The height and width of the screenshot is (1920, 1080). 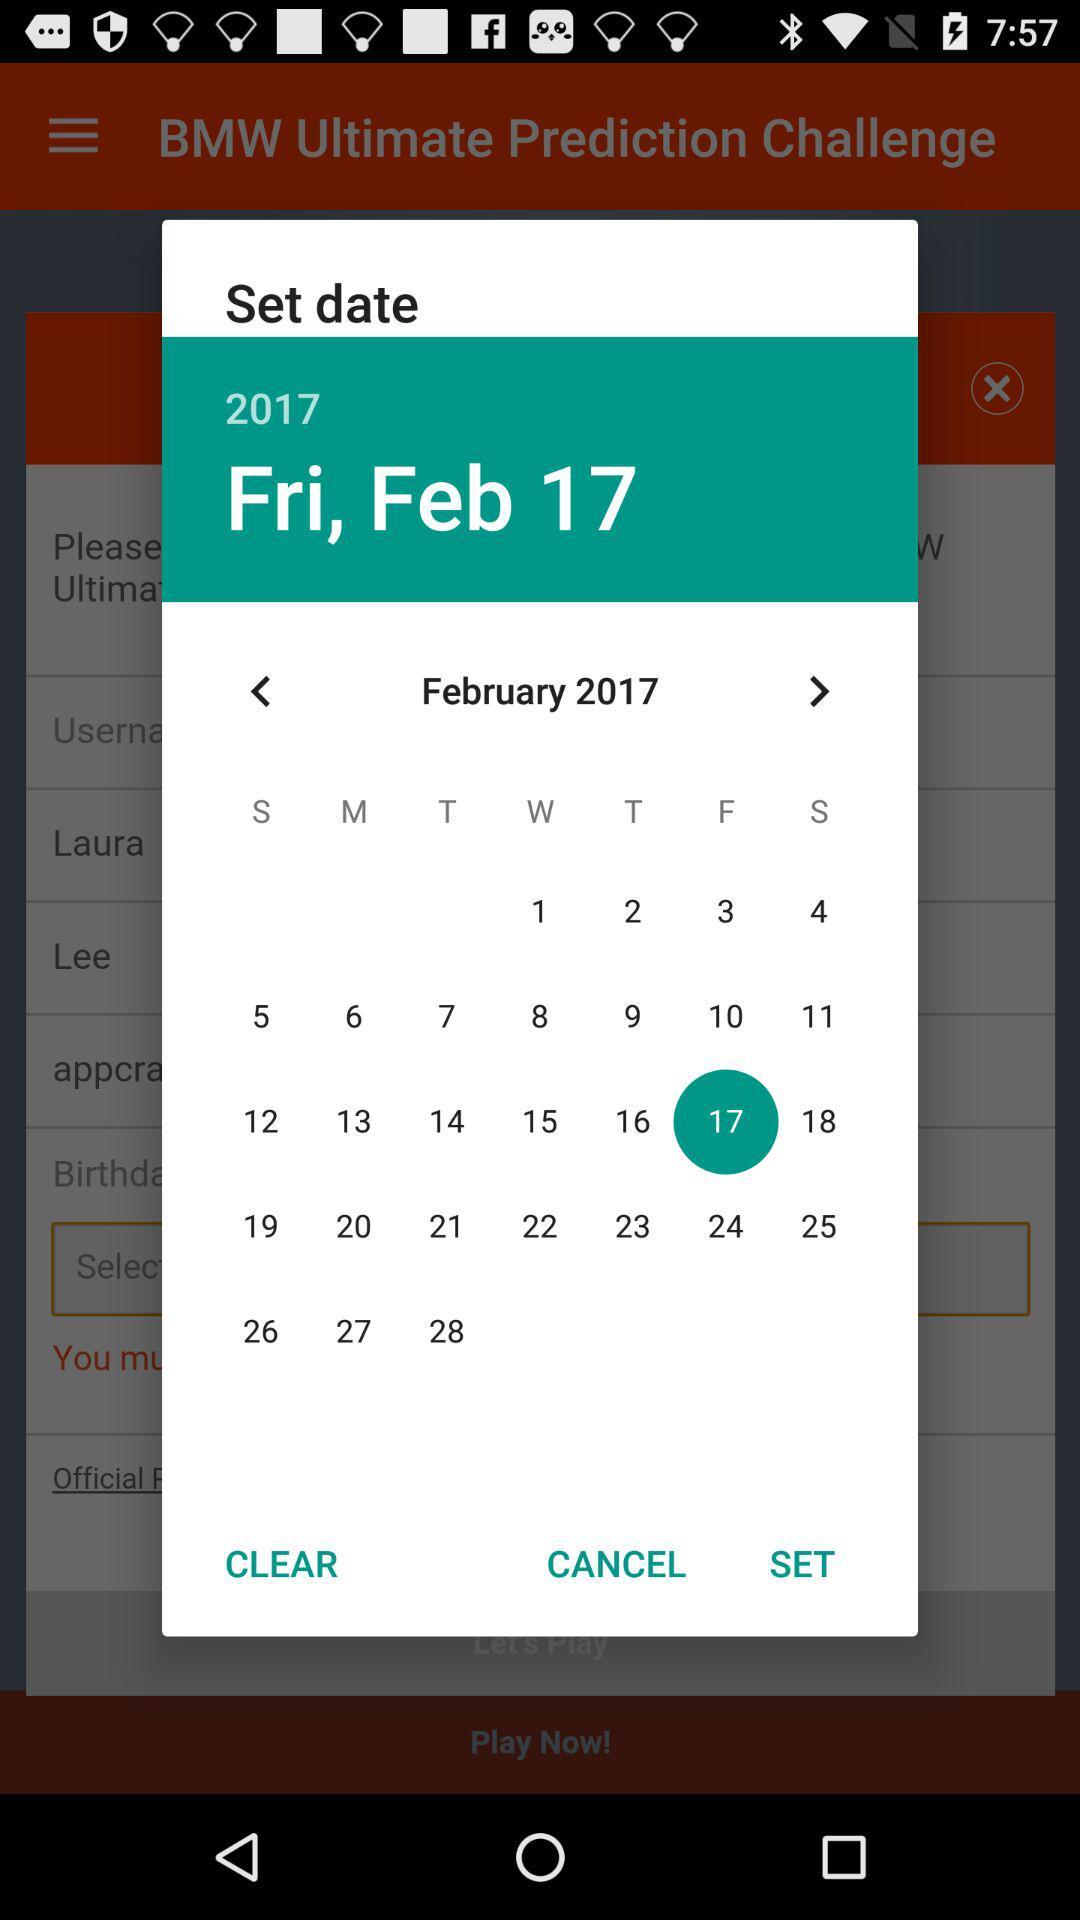 I want to click on the clear at the bottom left corner, so click(x=281, y=1562).